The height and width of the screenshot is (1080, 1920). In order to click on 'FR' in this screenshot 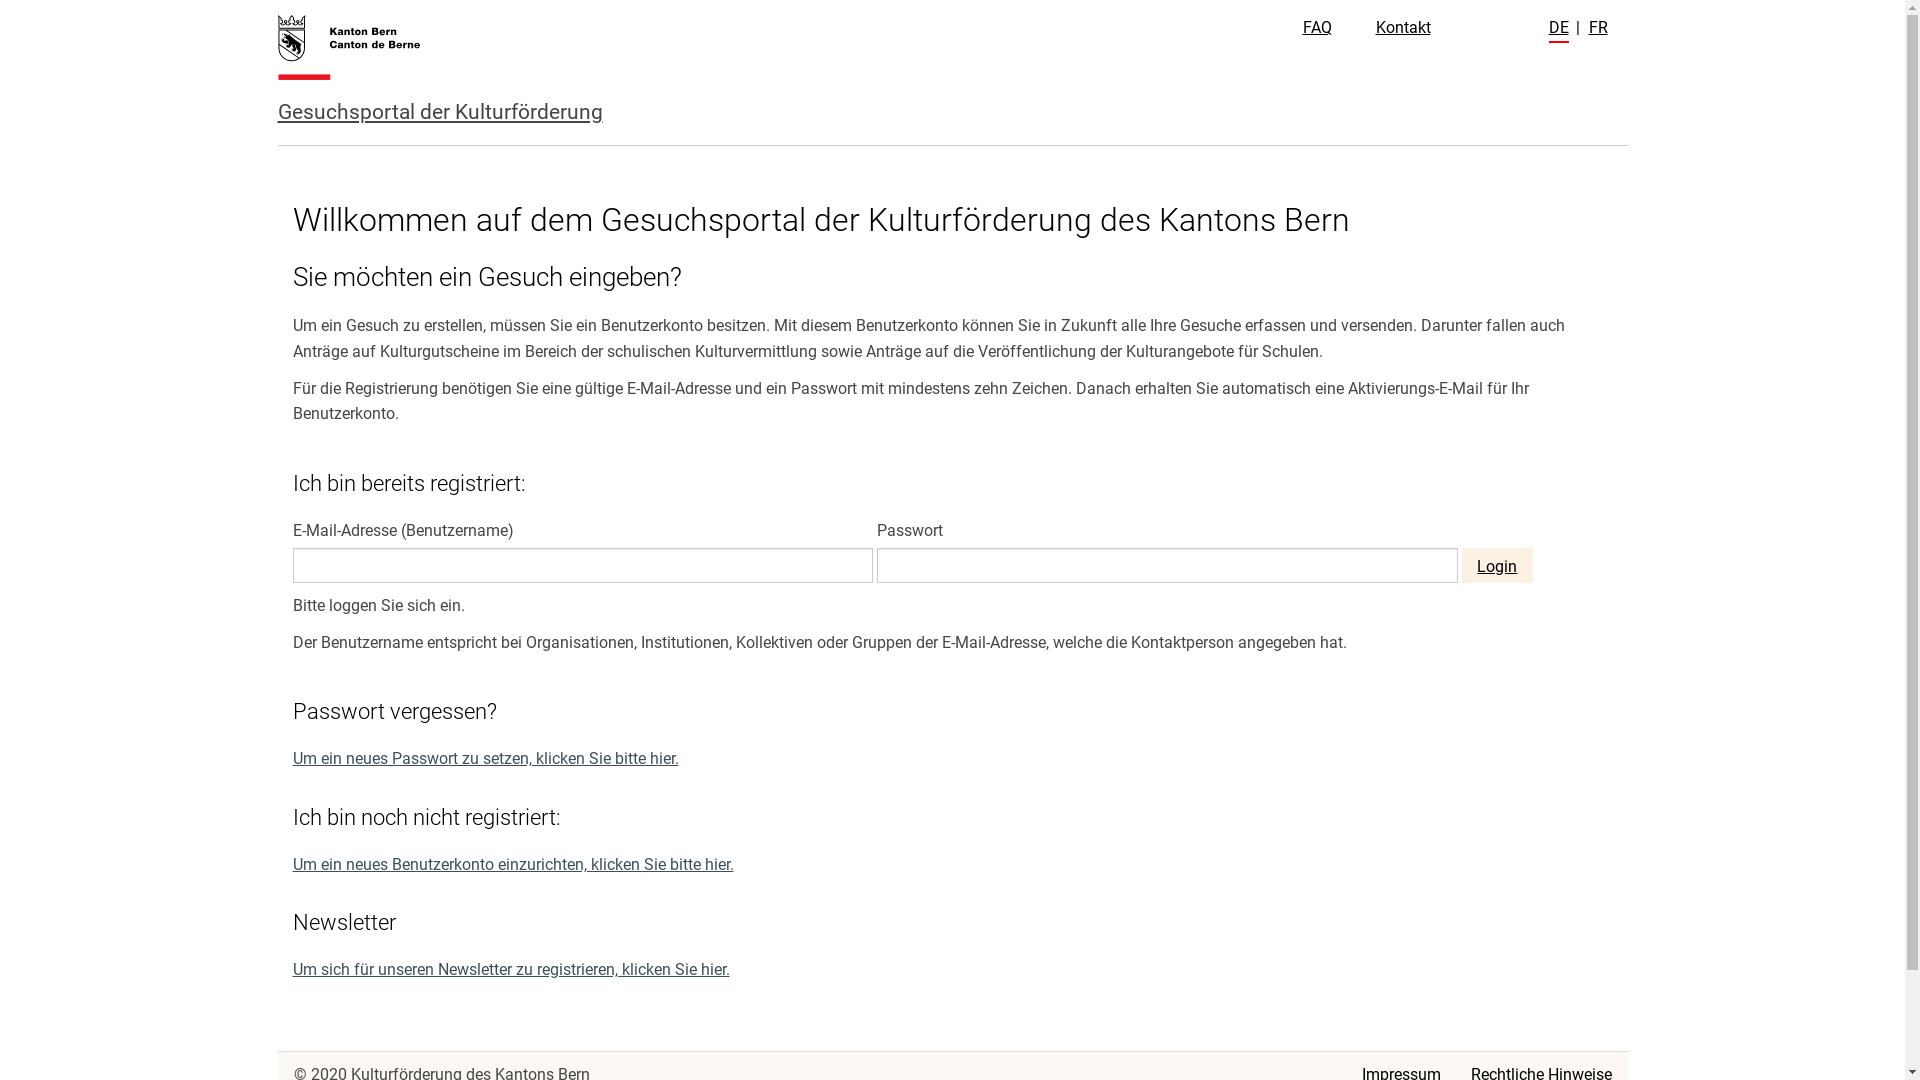, I will do `click(1587, 27)`.